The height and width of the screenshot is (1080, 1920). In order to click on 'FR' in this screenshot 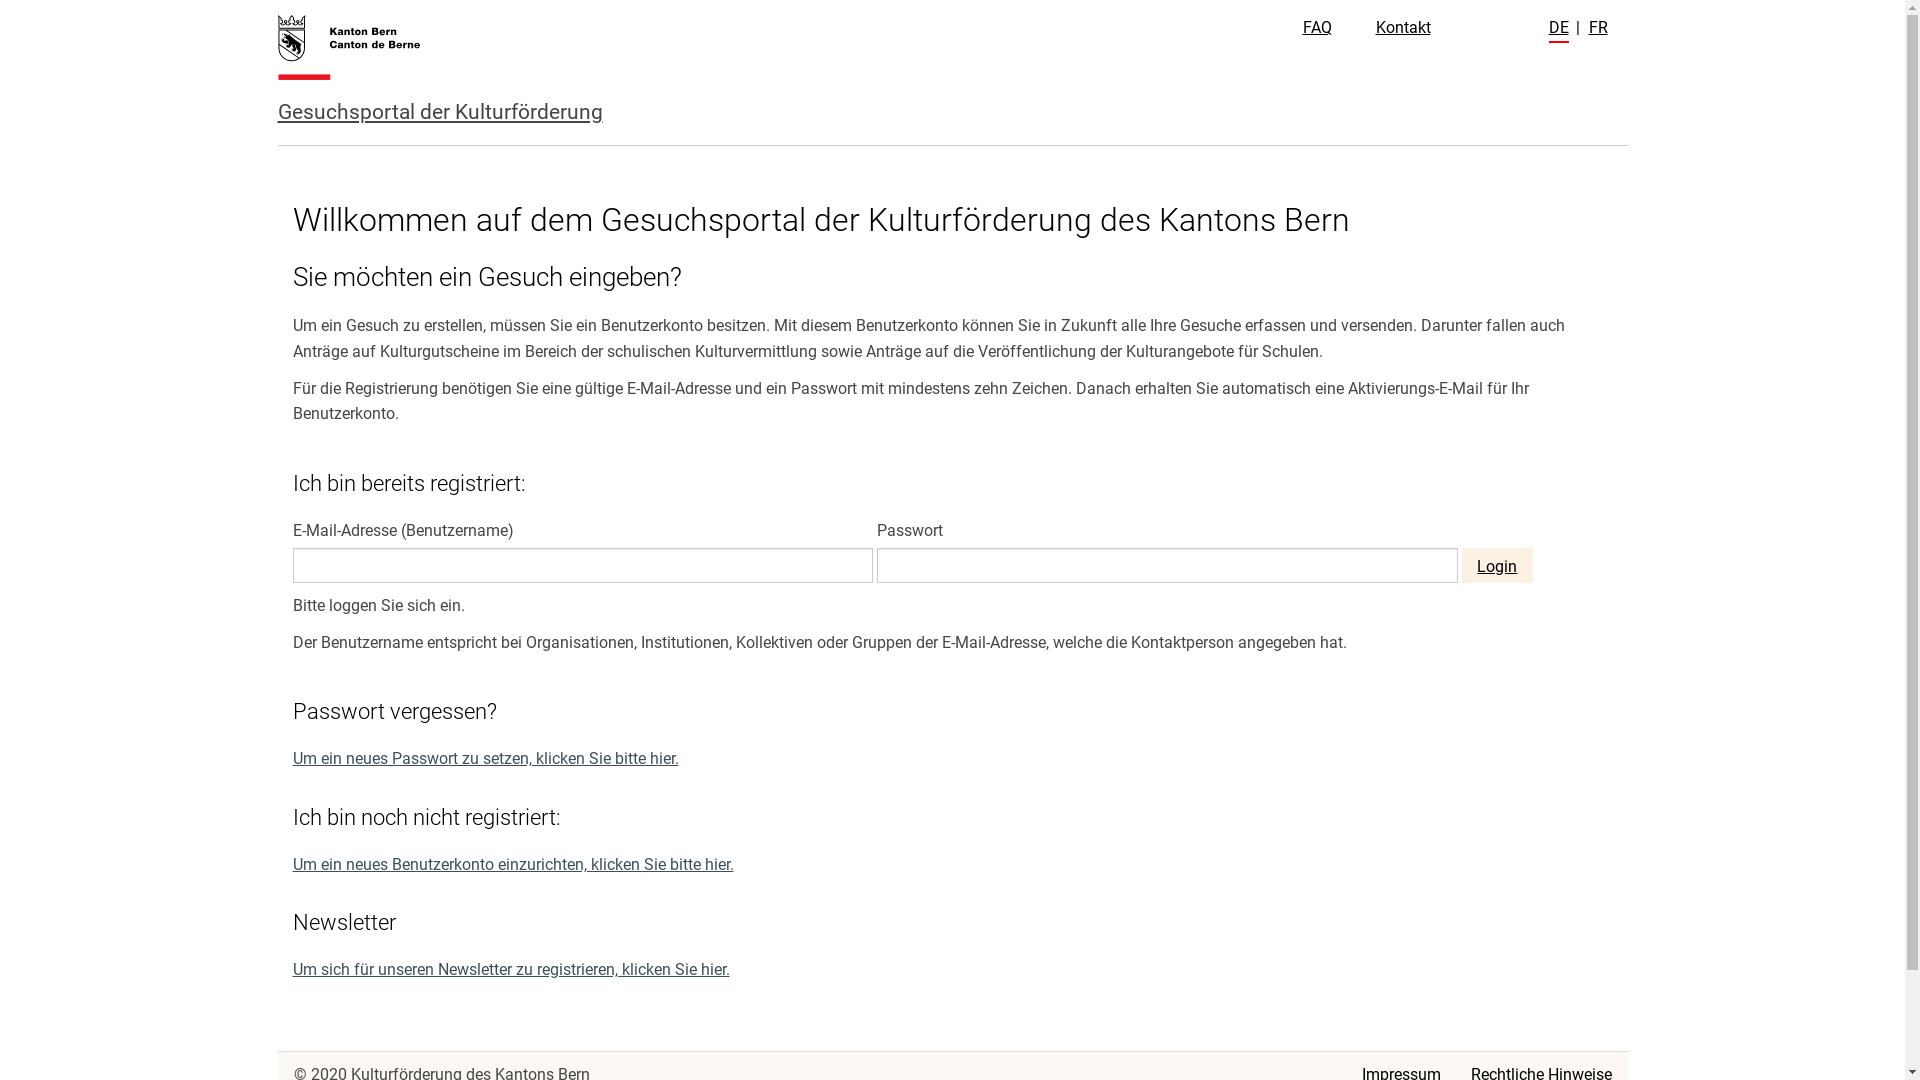, I will do `click(1587, 27)`.